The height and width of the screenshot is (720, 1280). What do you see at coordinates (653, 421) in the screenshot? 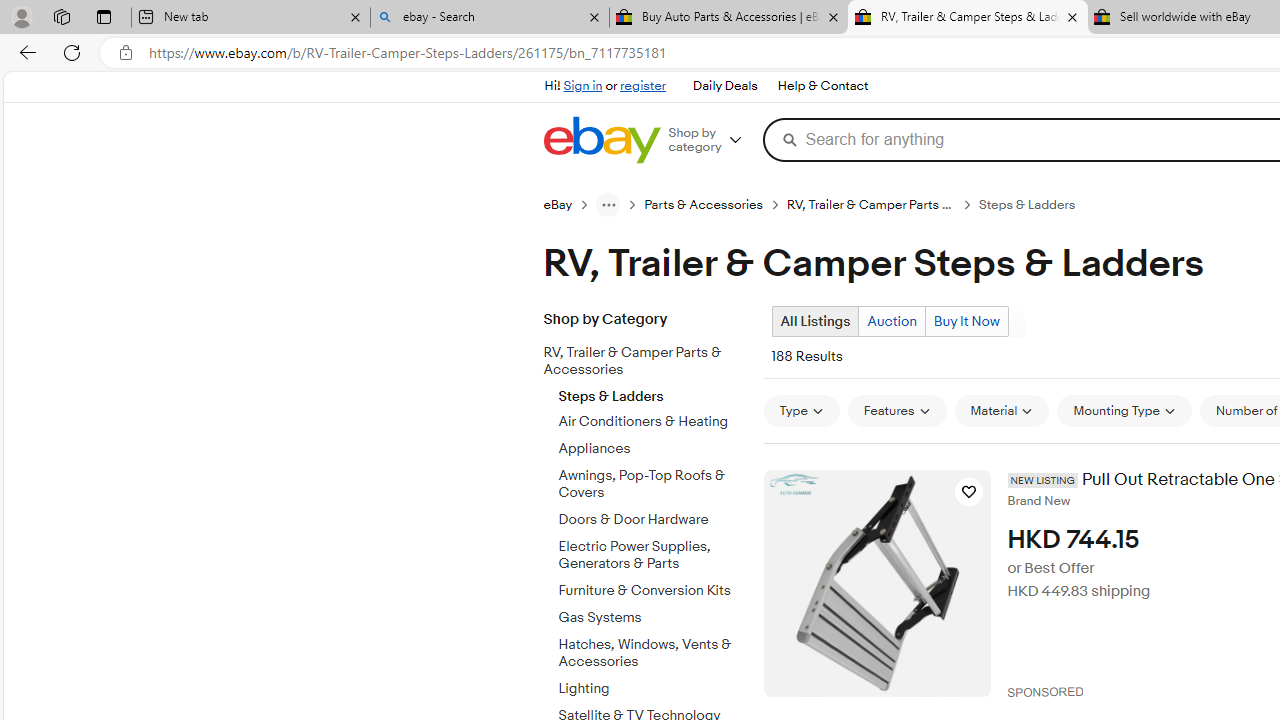
I see `'Air Conditioners & Heating'` at bounding box center [653, 421].